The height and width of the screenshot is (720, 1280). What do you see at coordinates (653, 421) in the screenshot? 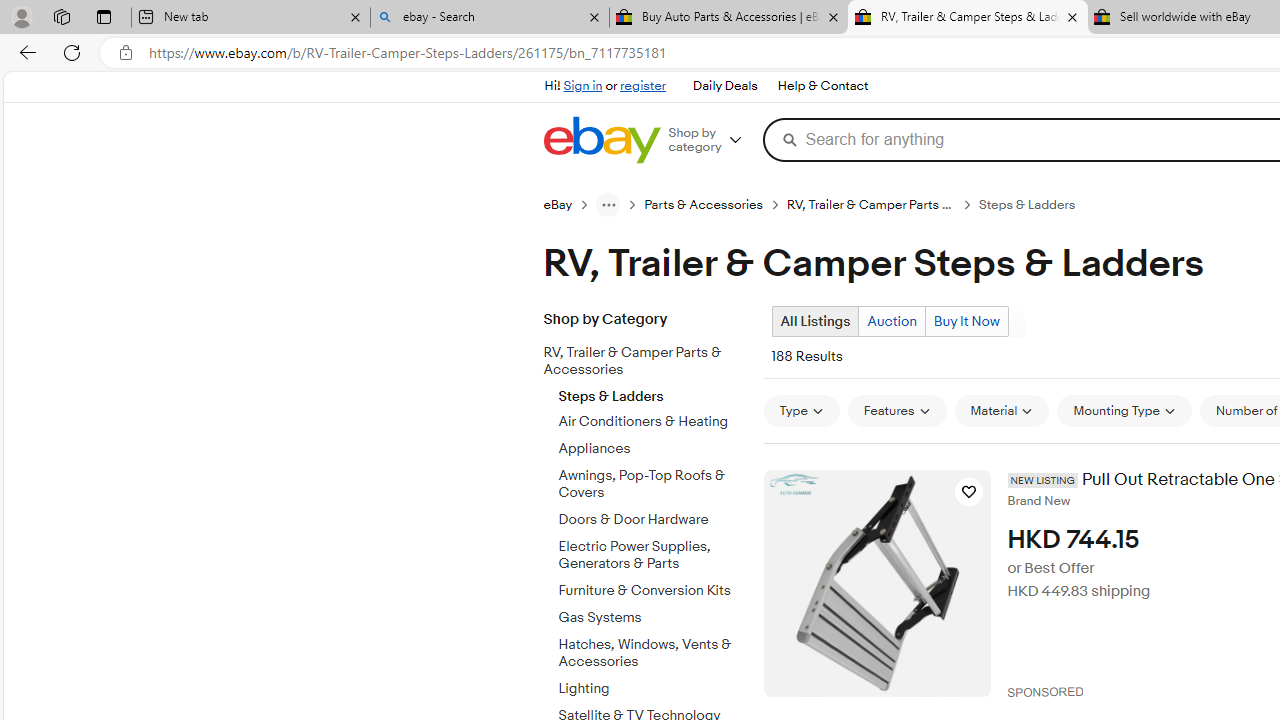
I see `'Air Conditioners & Heating'` at bounding box center [653, 421].